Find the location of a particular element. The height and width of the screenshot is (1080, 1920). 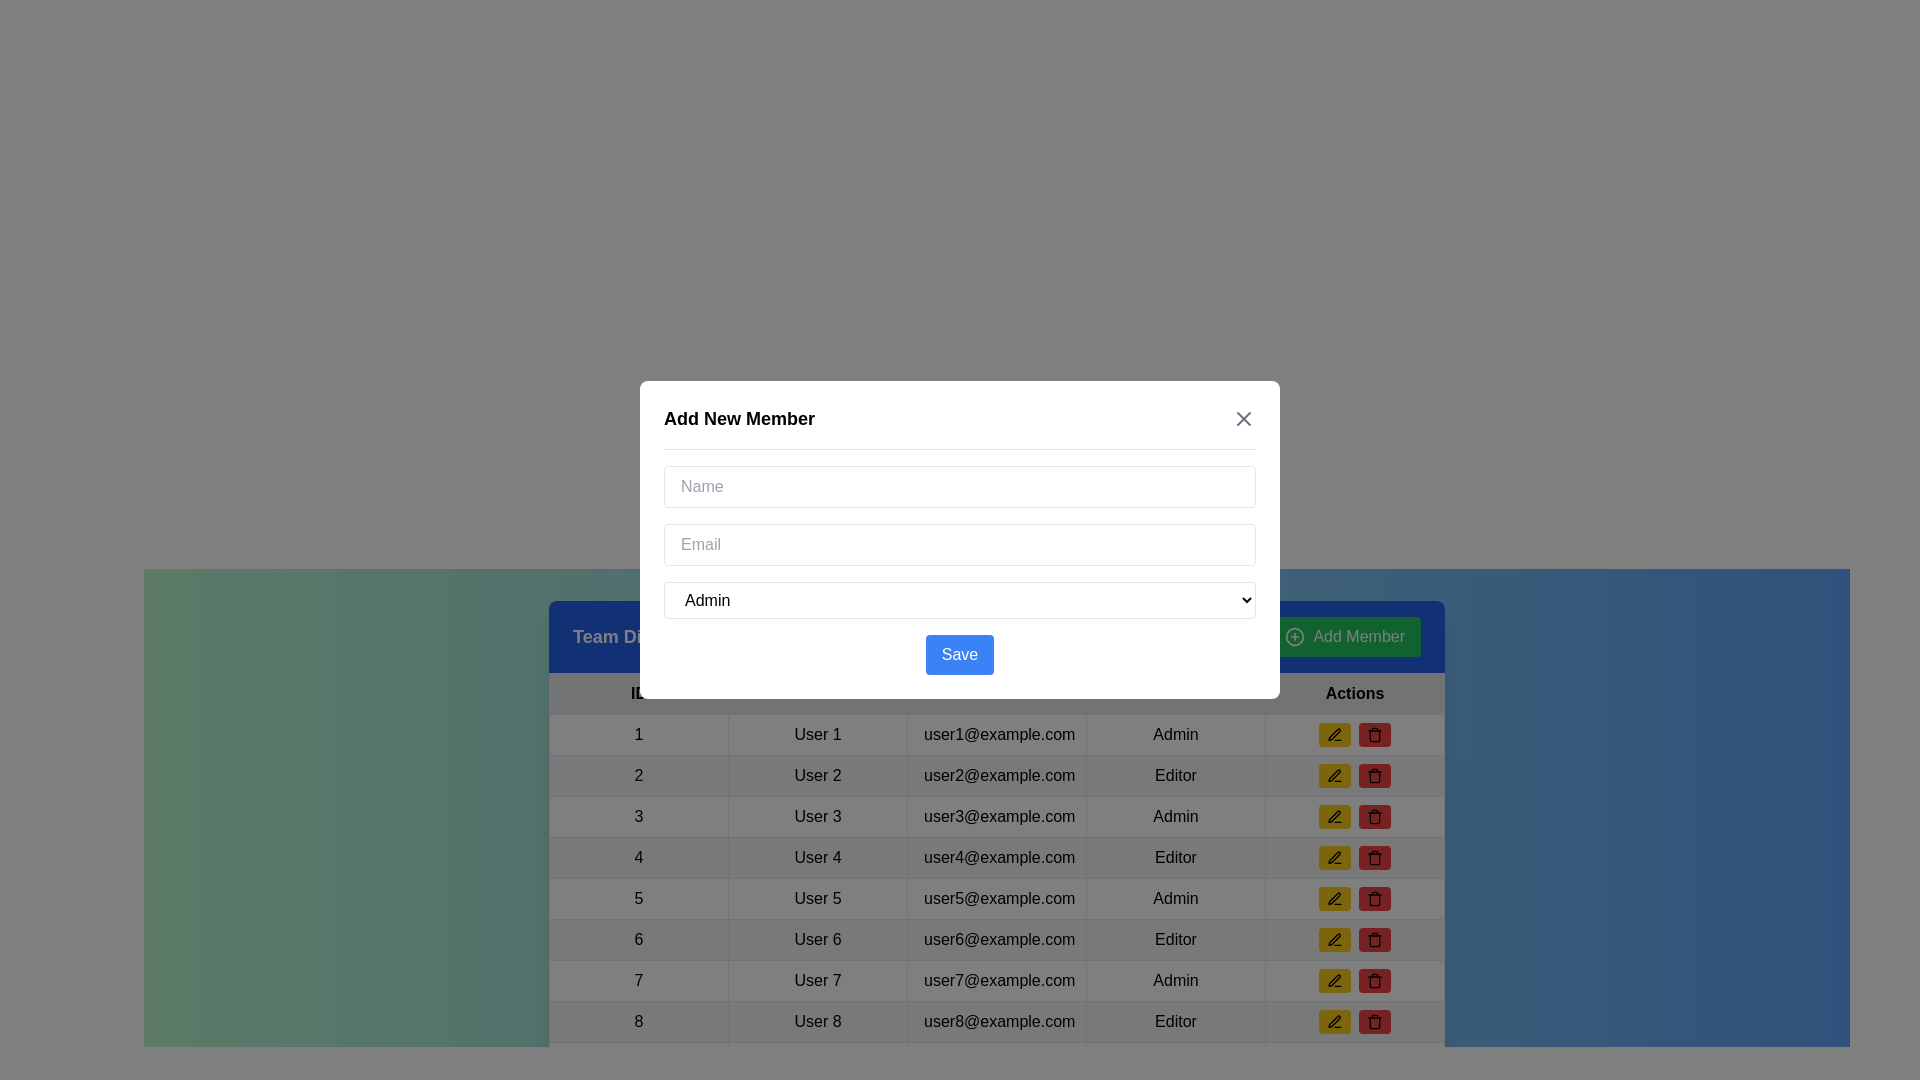

the pen-like icon within the yellow editing button for 'User 5' is located at coordinates (1334, 774).